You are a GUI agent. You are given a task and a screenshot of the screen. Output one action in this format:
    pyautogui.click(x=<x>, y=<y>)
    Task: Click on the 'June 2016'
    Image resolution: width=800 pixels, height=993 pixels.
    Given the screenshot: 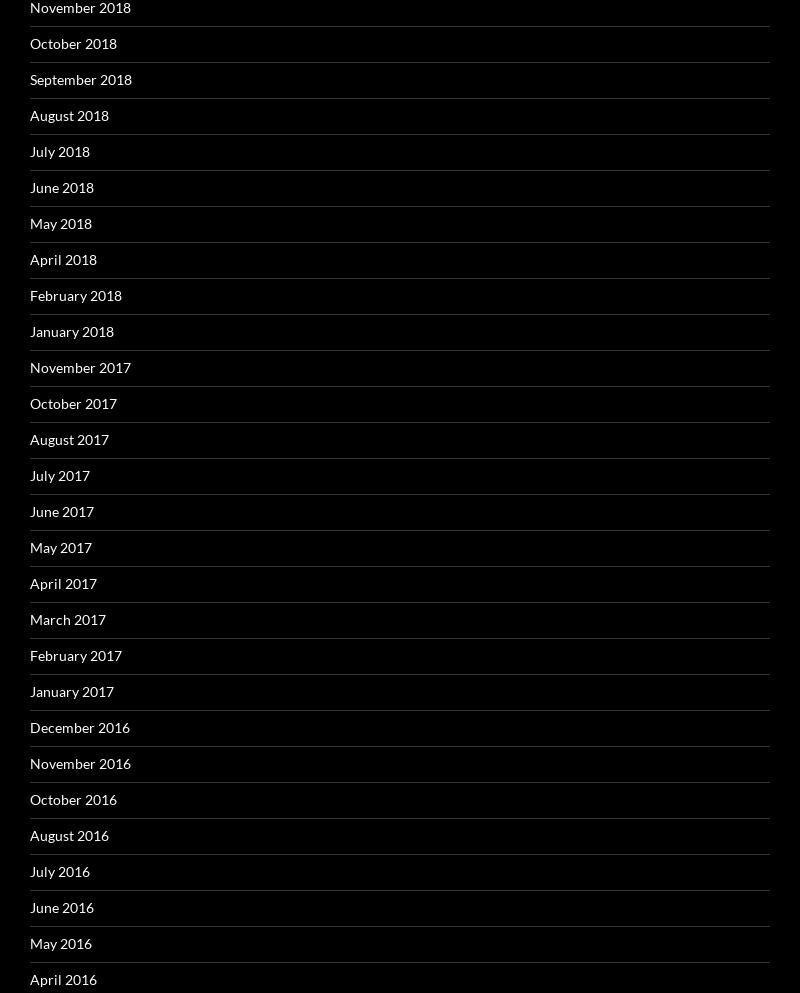 What is the action you would take?
    pyautogui.click(x=30, y=906)
    